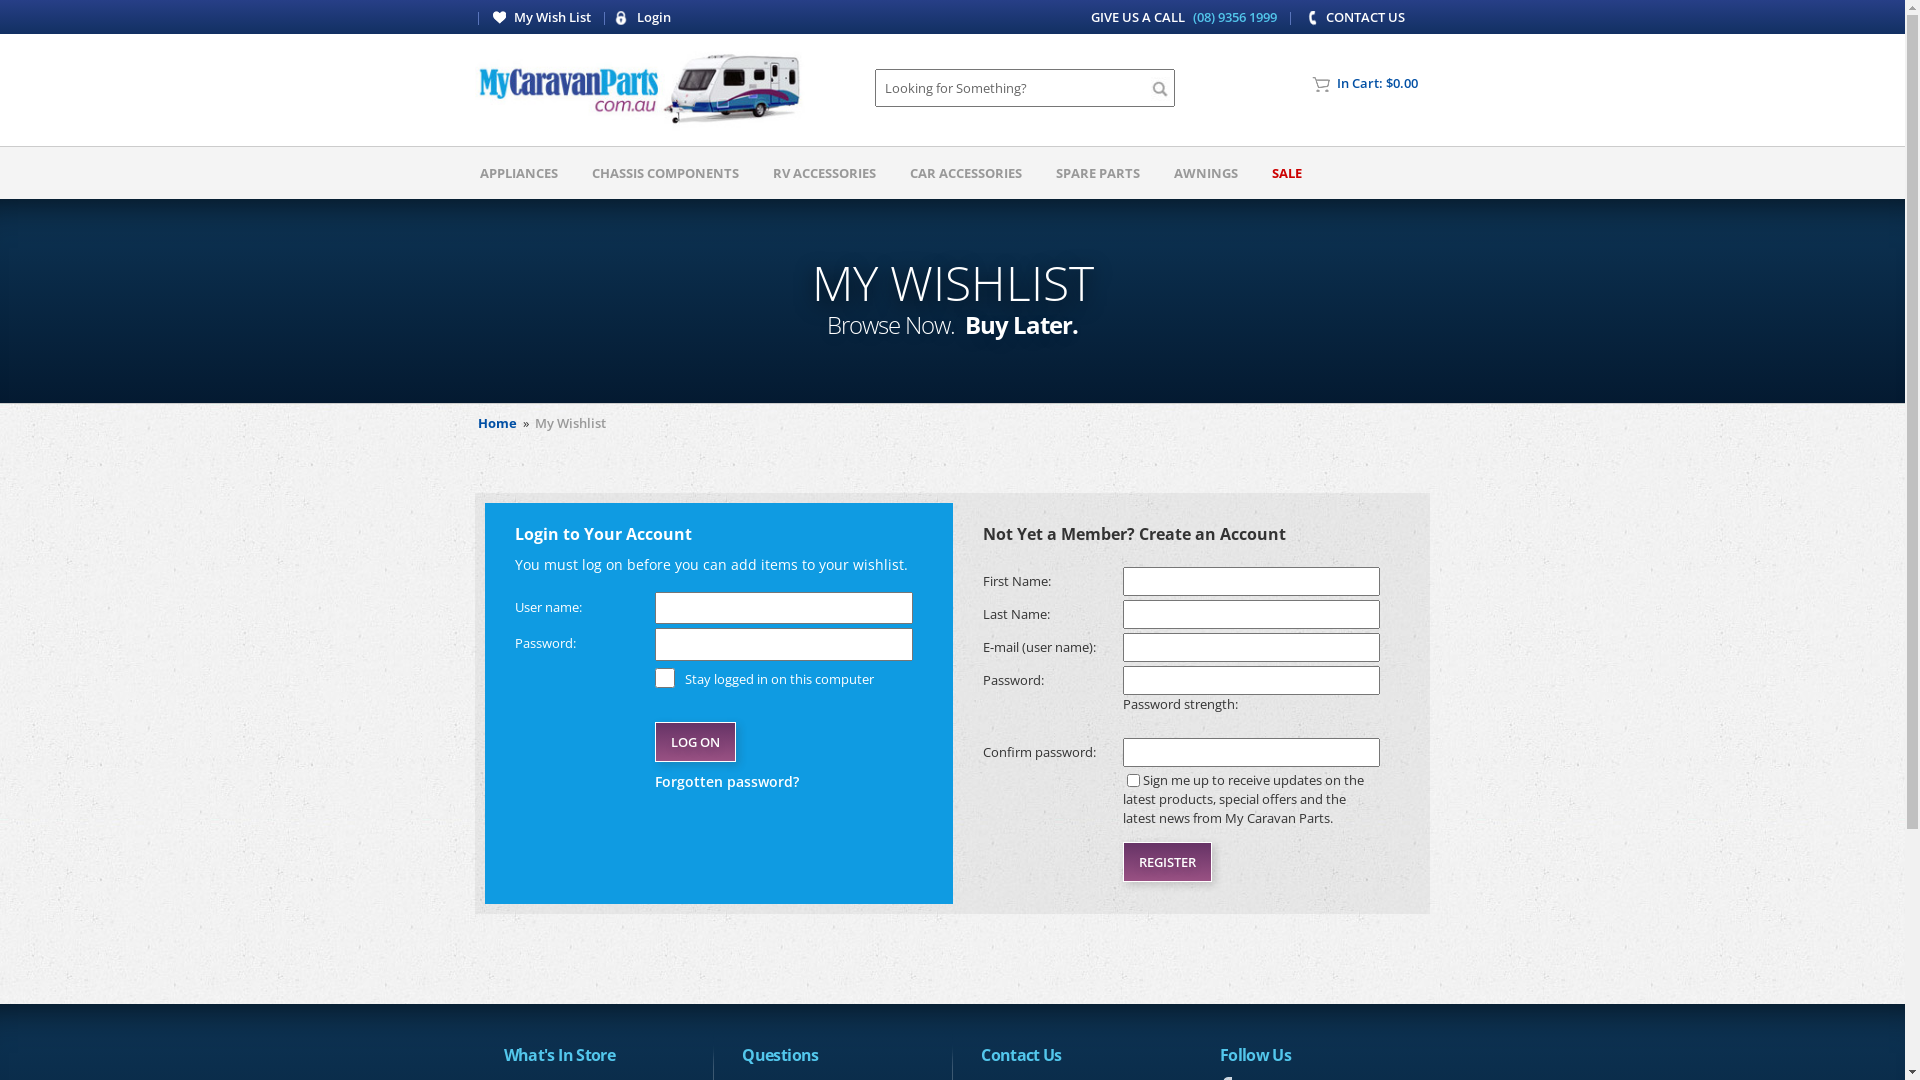 The height and width of the screenshot is (1080, 1920). I want to click on 'Forgotten password?', so click(782, 780).